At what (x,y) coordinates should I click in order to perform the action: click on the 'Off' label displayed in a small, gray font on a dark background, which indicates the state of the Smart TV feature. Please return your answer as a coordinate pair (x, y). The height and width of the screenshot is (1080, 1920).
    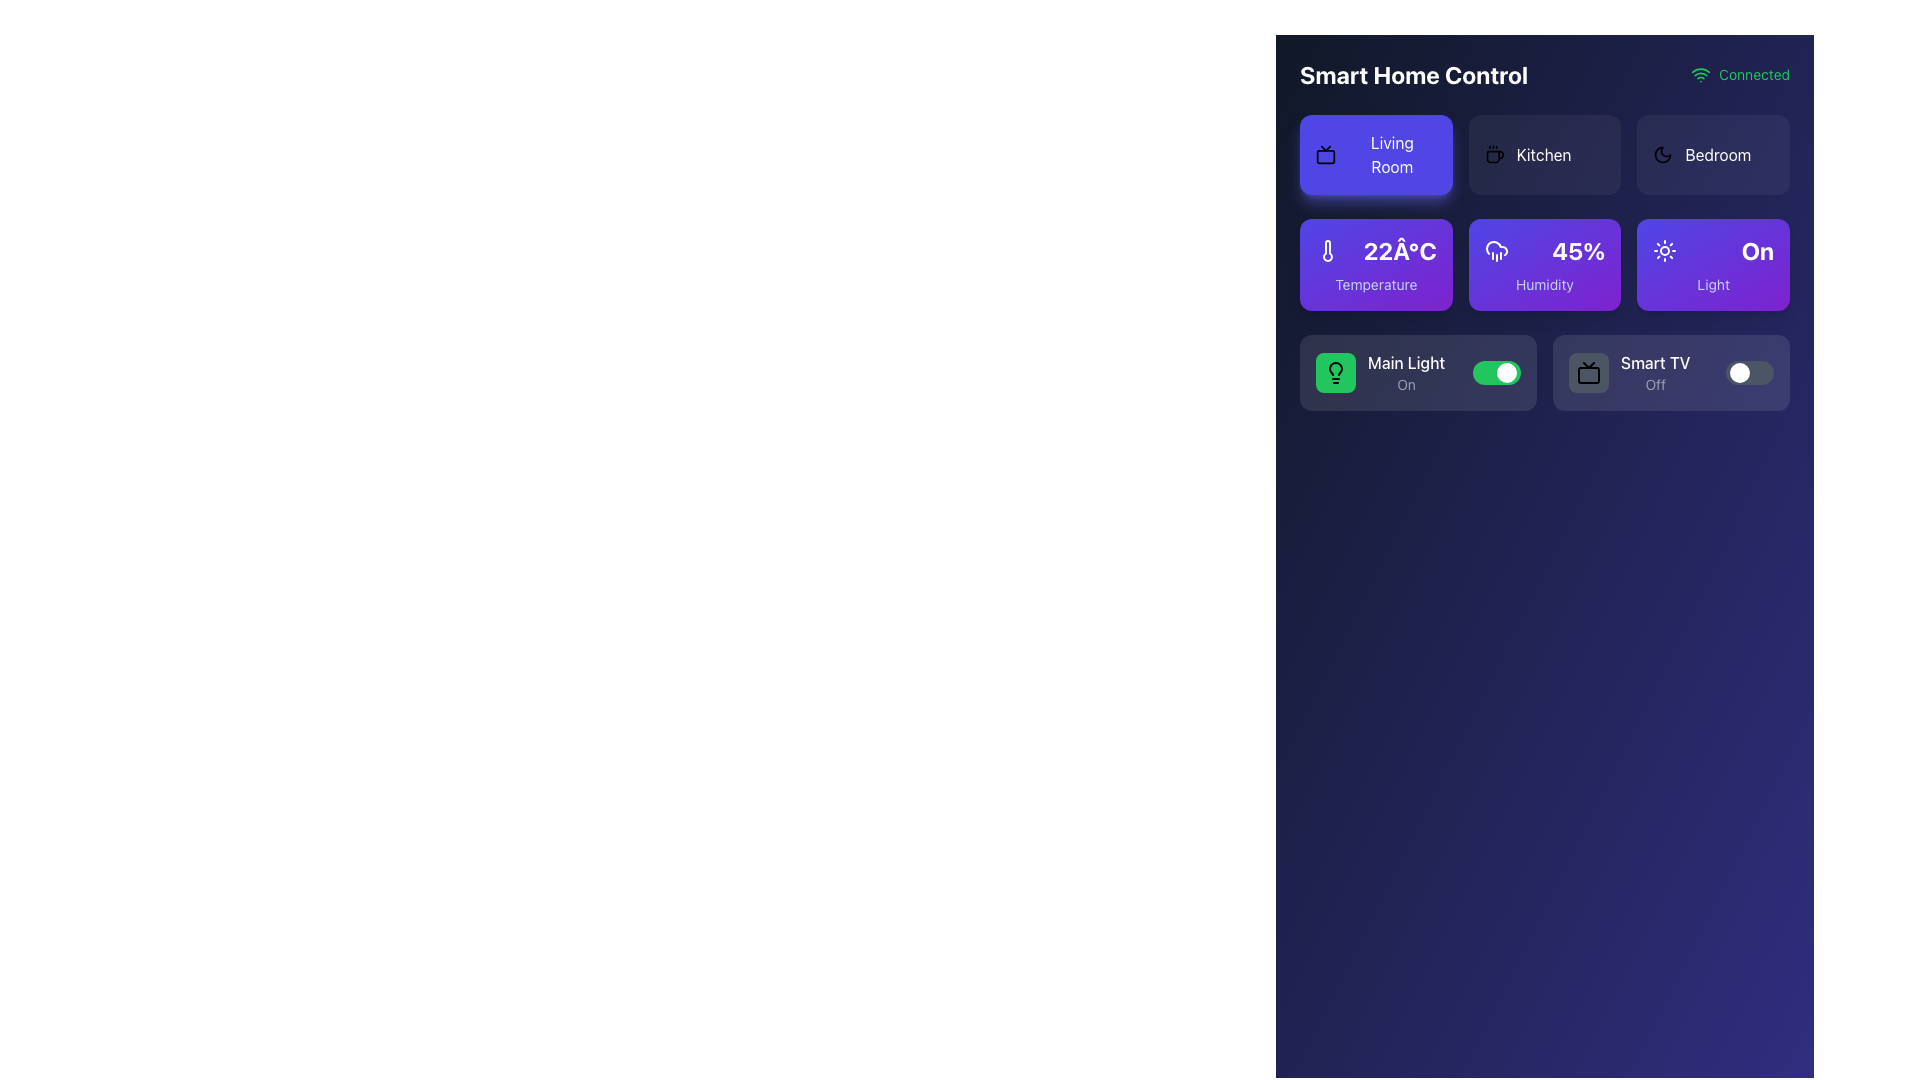
    Looking at the image, I should click on (1655, 385).